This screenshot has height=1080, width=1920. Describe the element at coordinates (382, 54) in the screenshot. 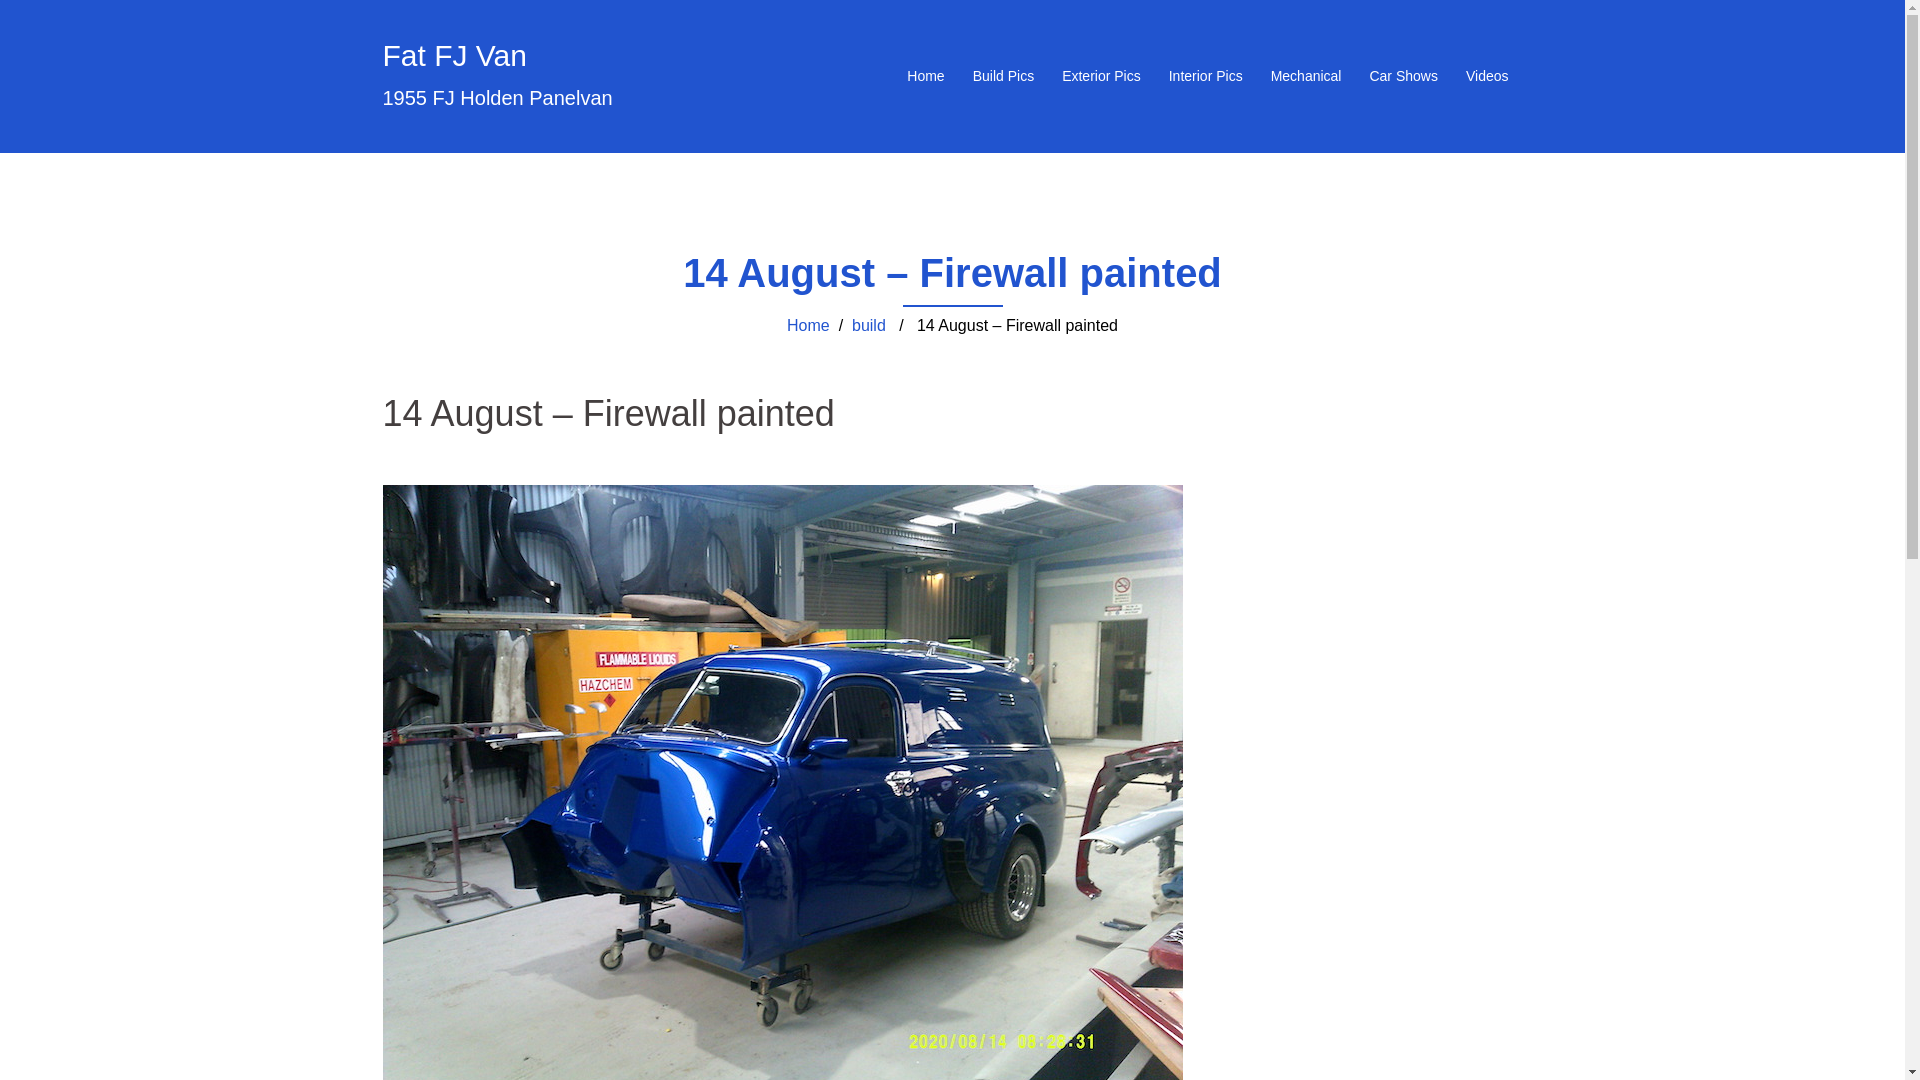

I see `'Fat FJ Van'` at that location.